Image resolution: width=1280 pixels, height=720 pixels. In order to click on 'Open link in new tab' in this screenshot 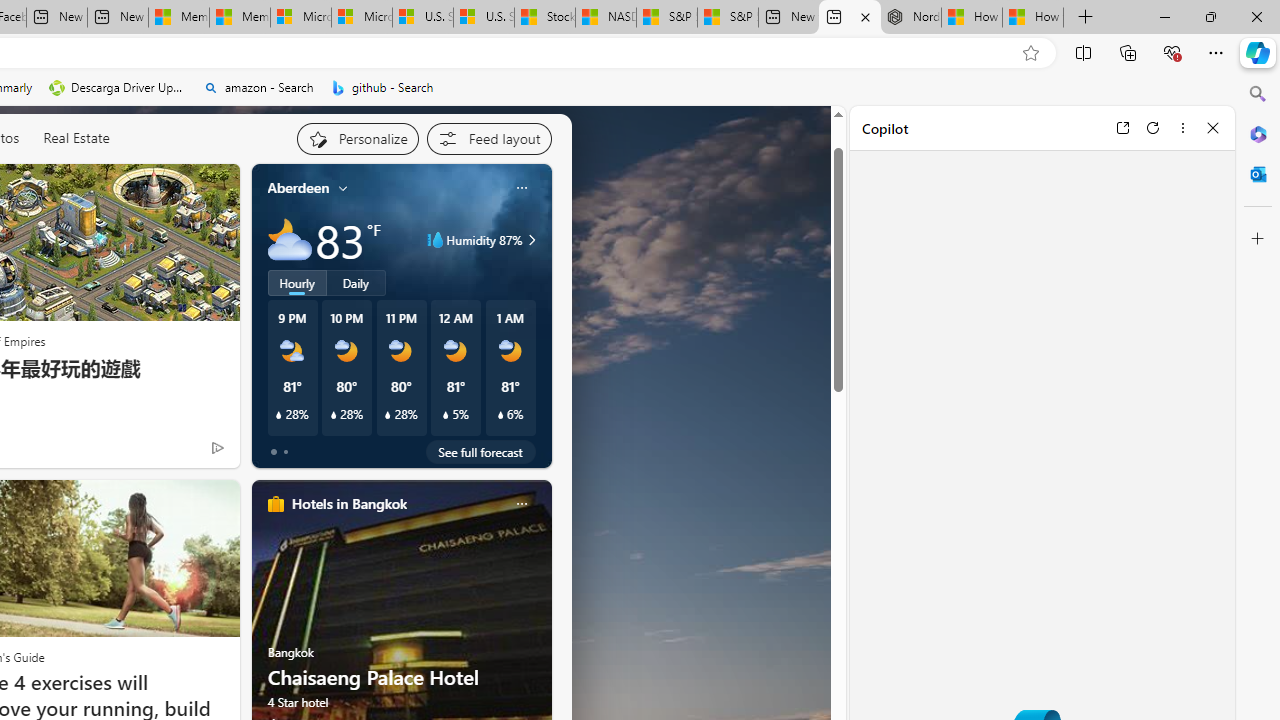, I will do `click(1122, 127)`.